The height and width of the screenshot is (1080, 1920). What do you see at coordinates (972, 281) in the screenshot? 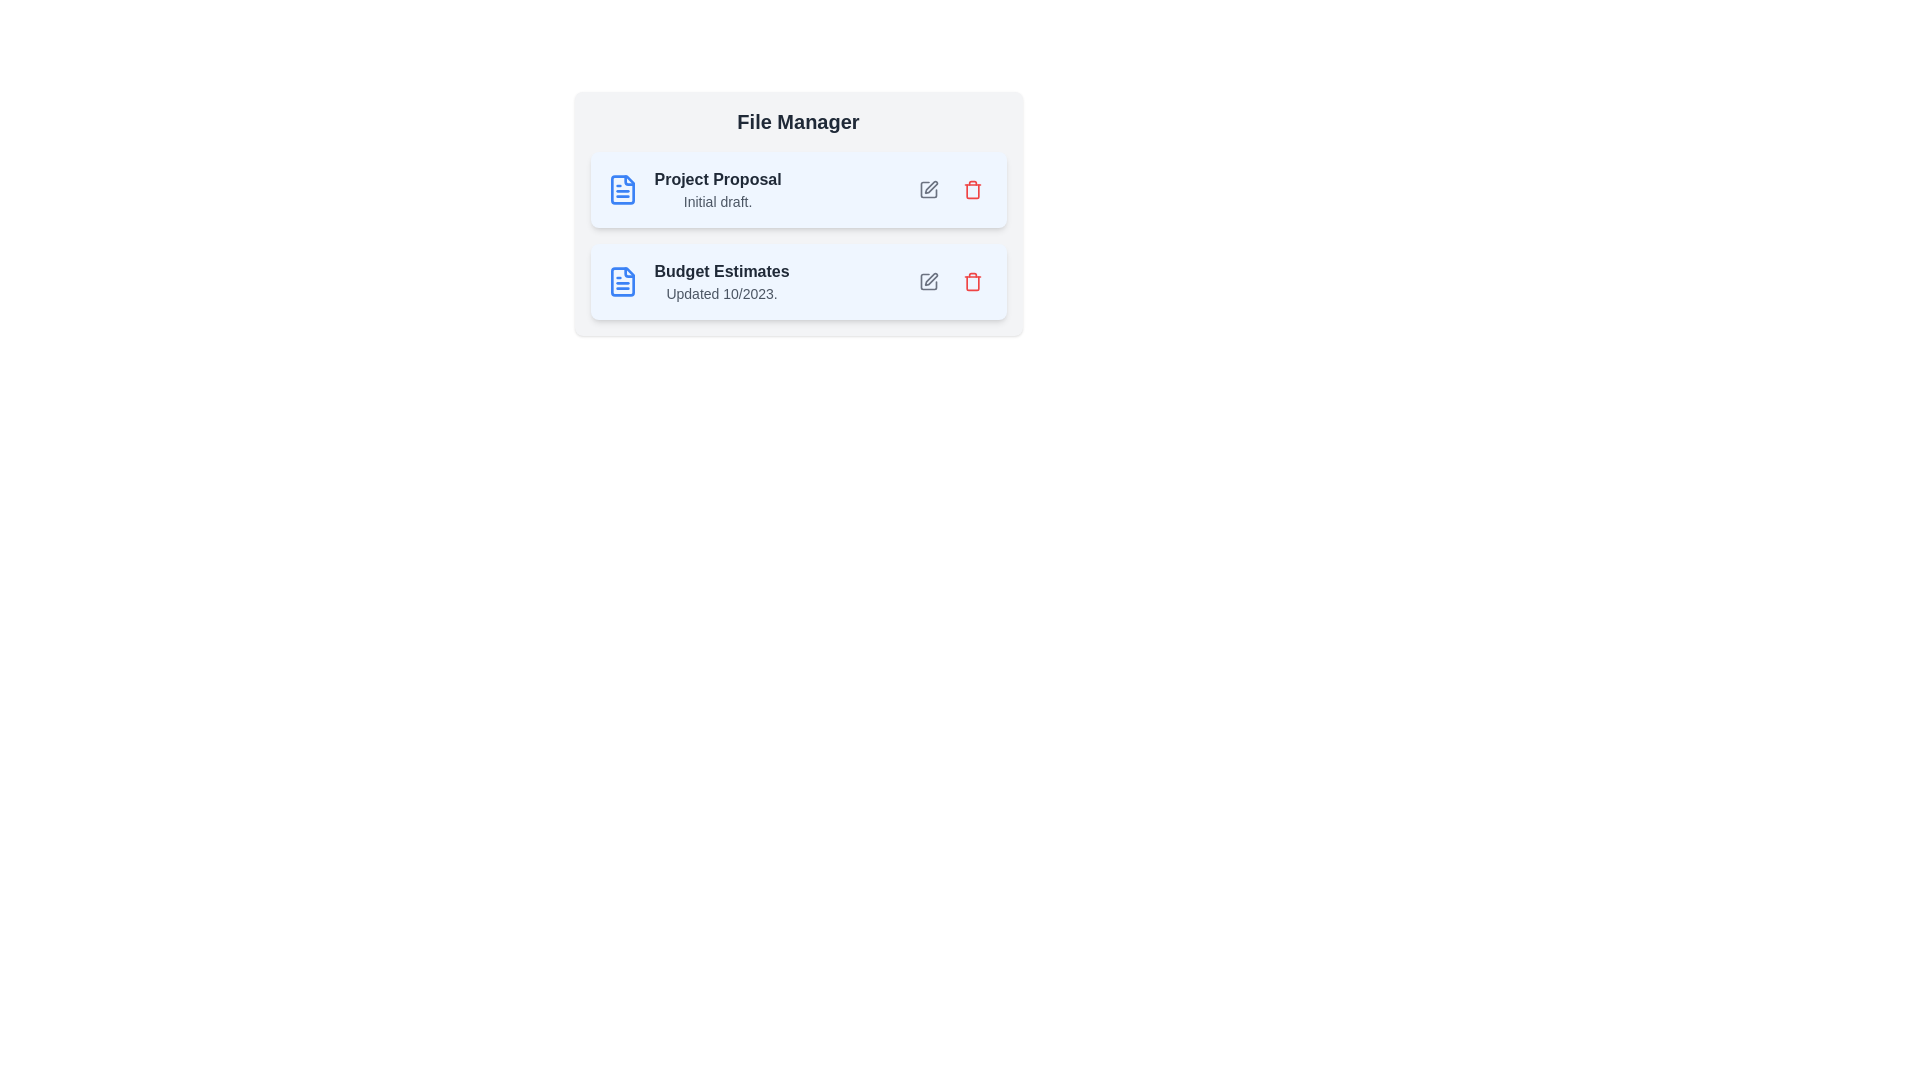
I see `the delete button for the file Budget Estimates` at bounding box center [972, 281].